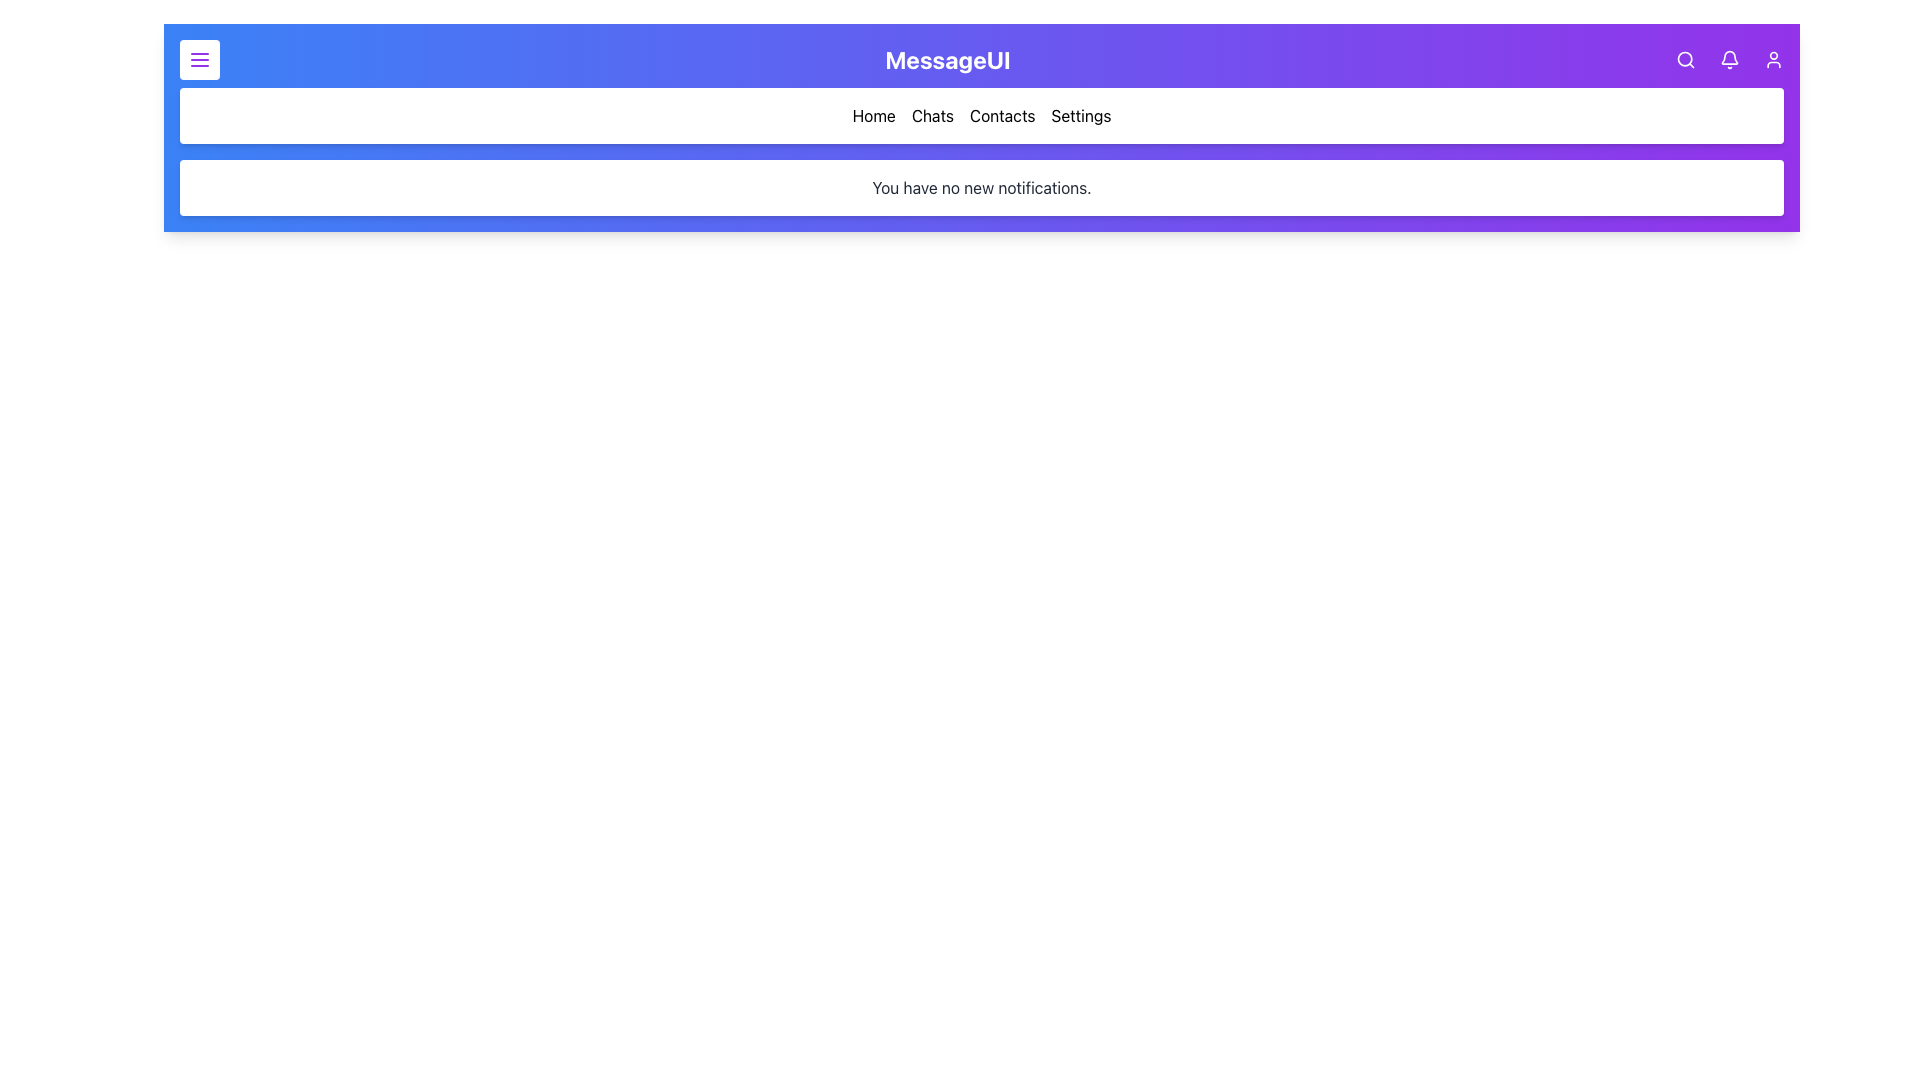  I want to click on the 'Contacts' navigation link in the horizontal menu bar, so click(982, 115).